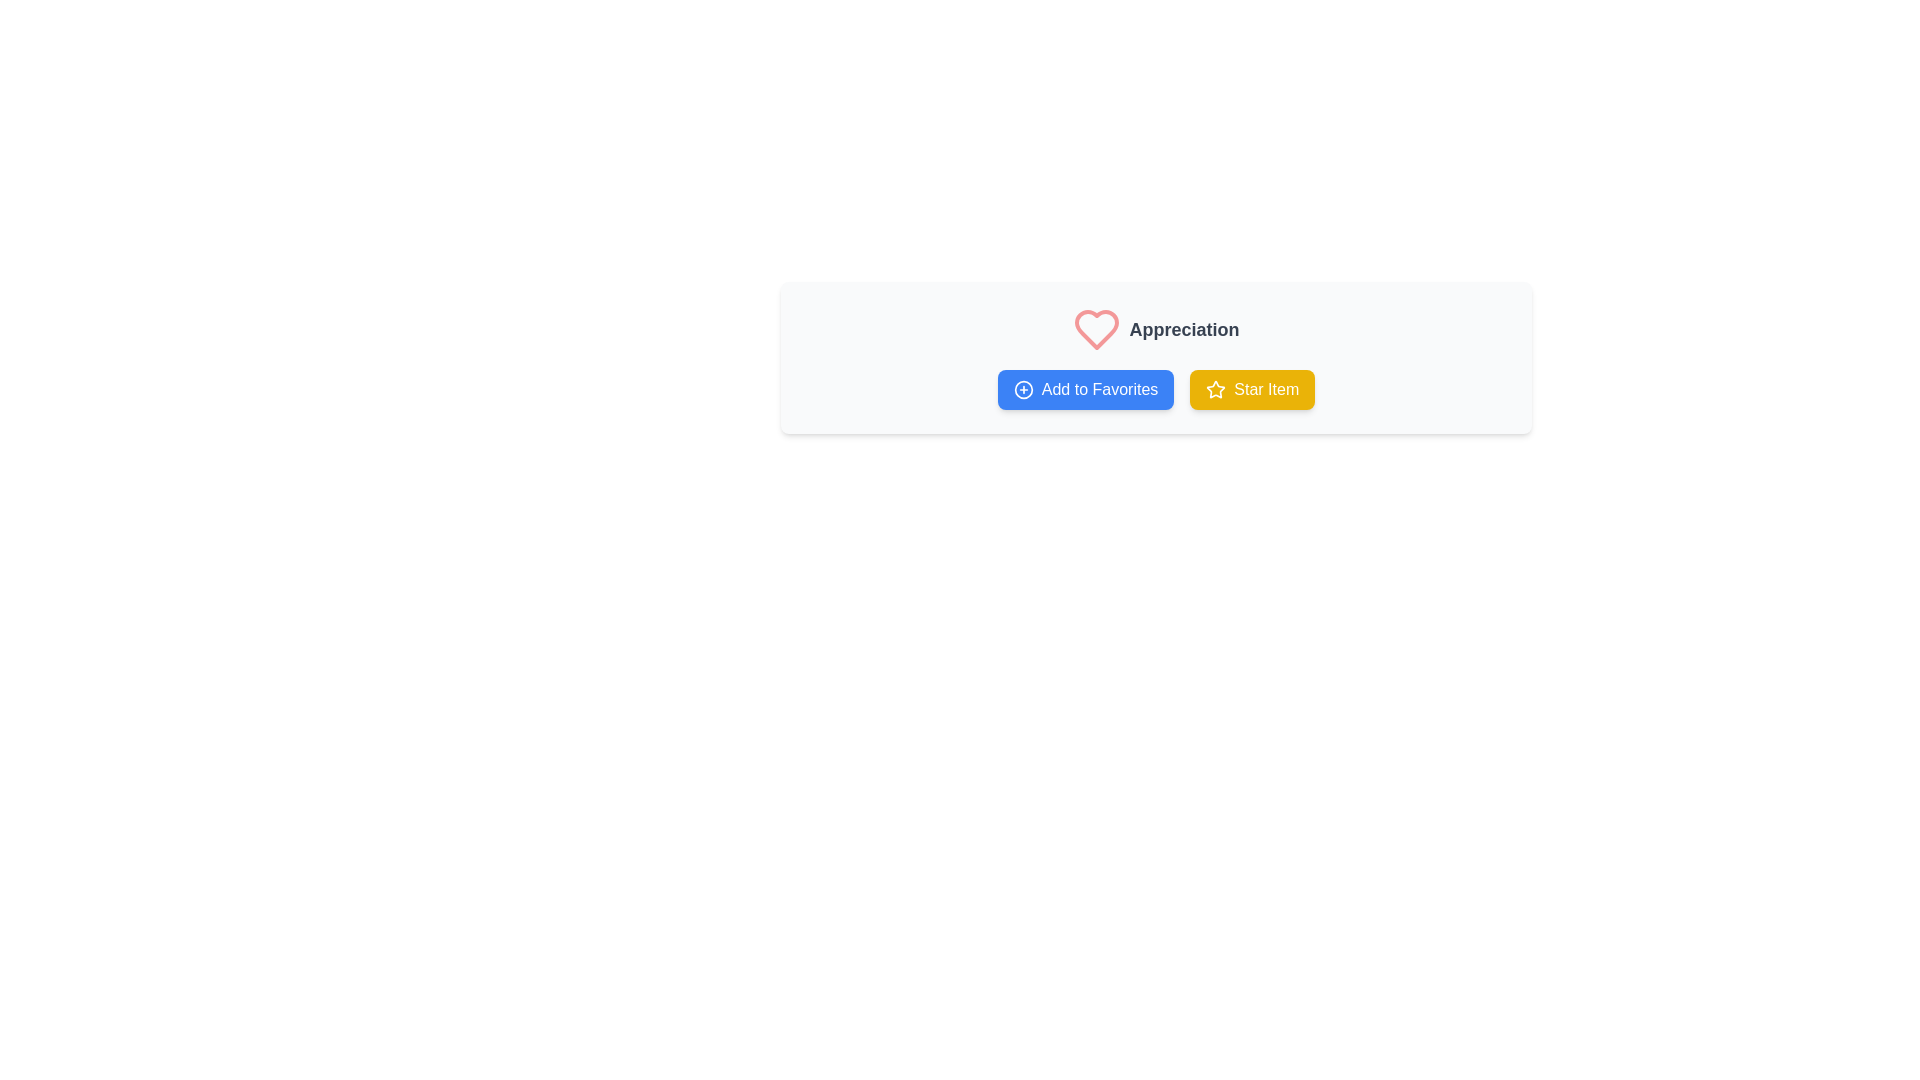 The image size is (1920, 1080). Describe the element at coordinates (1215, 389) in the screenshot. I see `the star icon with a yellow background located inside the button labeled 'Star Item' at the right side of the component to identify its state` at that location.